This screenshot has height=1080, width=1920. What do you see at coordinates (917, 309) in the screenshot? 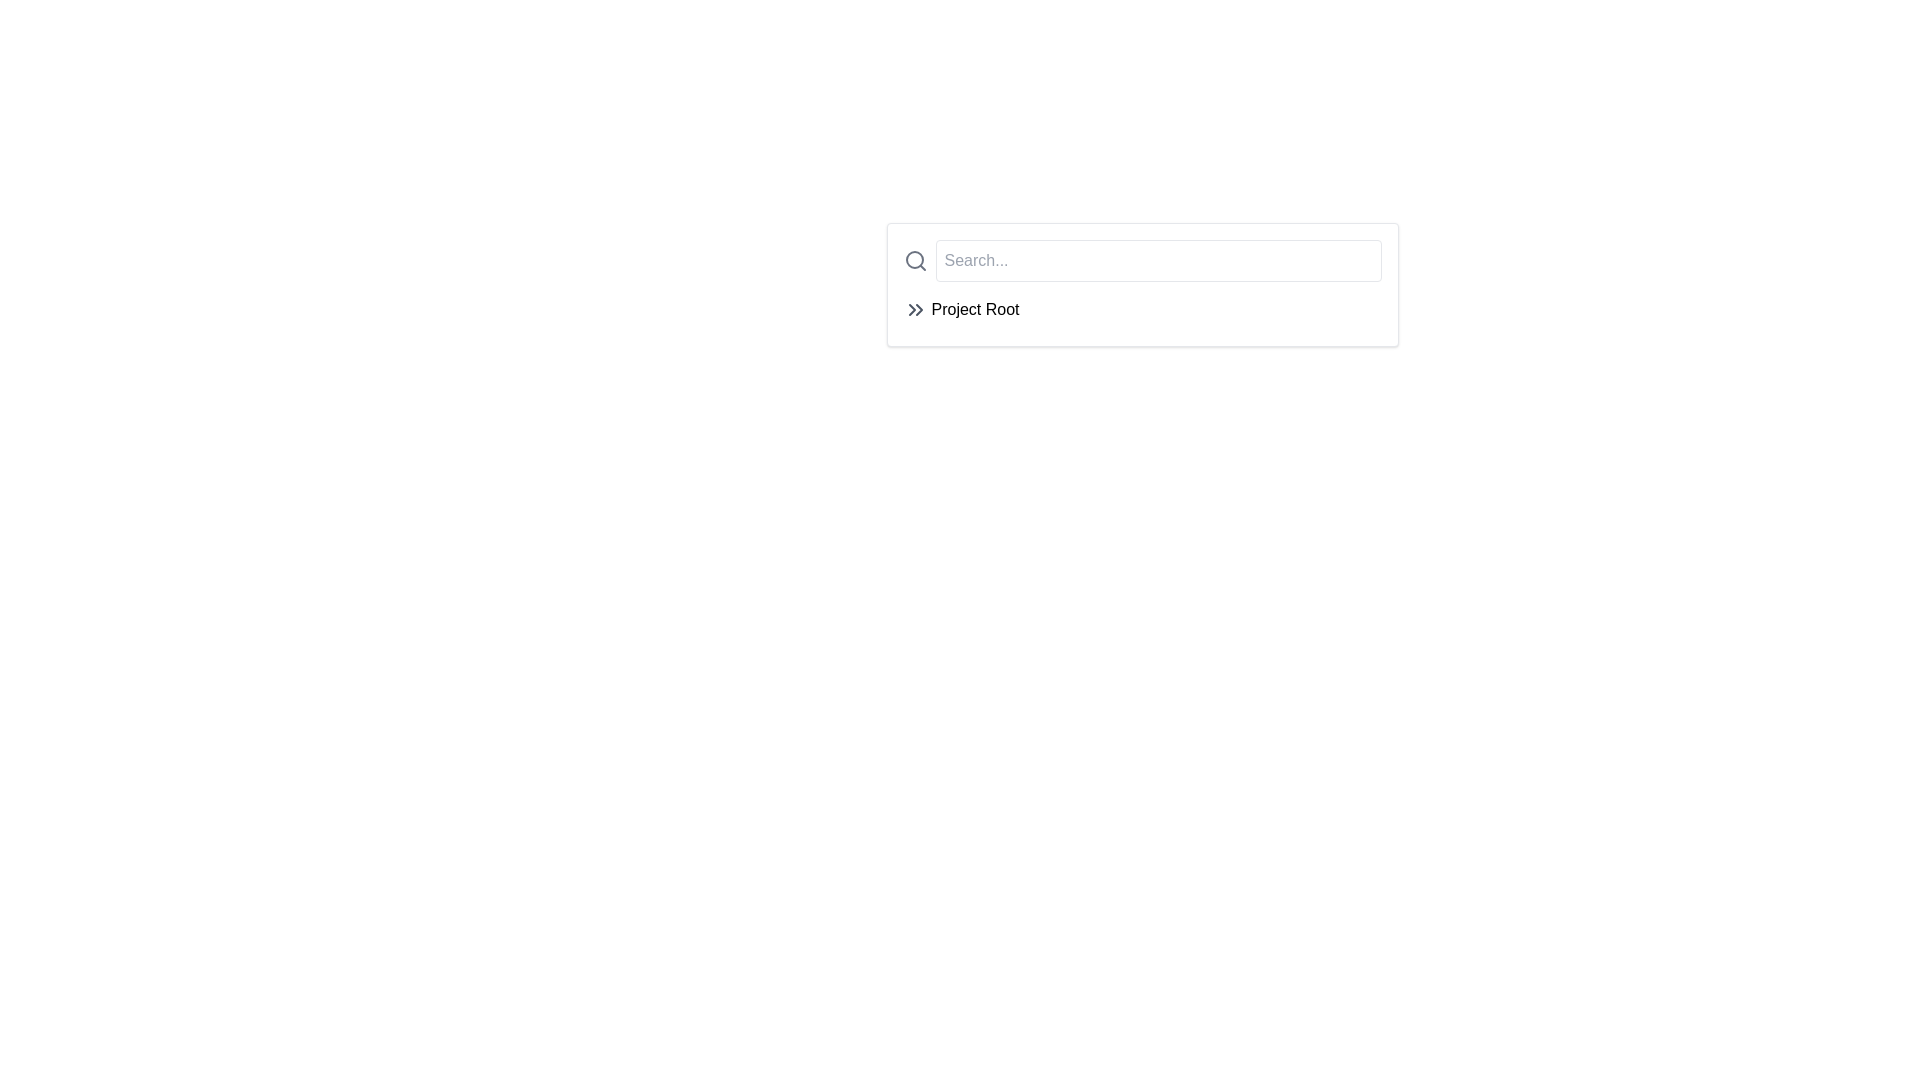
I see `the visual representation of the rightward-facing chevron arrow, which is the second arrow in a pair within the double-chevron navigation icon located to the left of the 'Project Root' folder icon` at bounding box center [917, 309].